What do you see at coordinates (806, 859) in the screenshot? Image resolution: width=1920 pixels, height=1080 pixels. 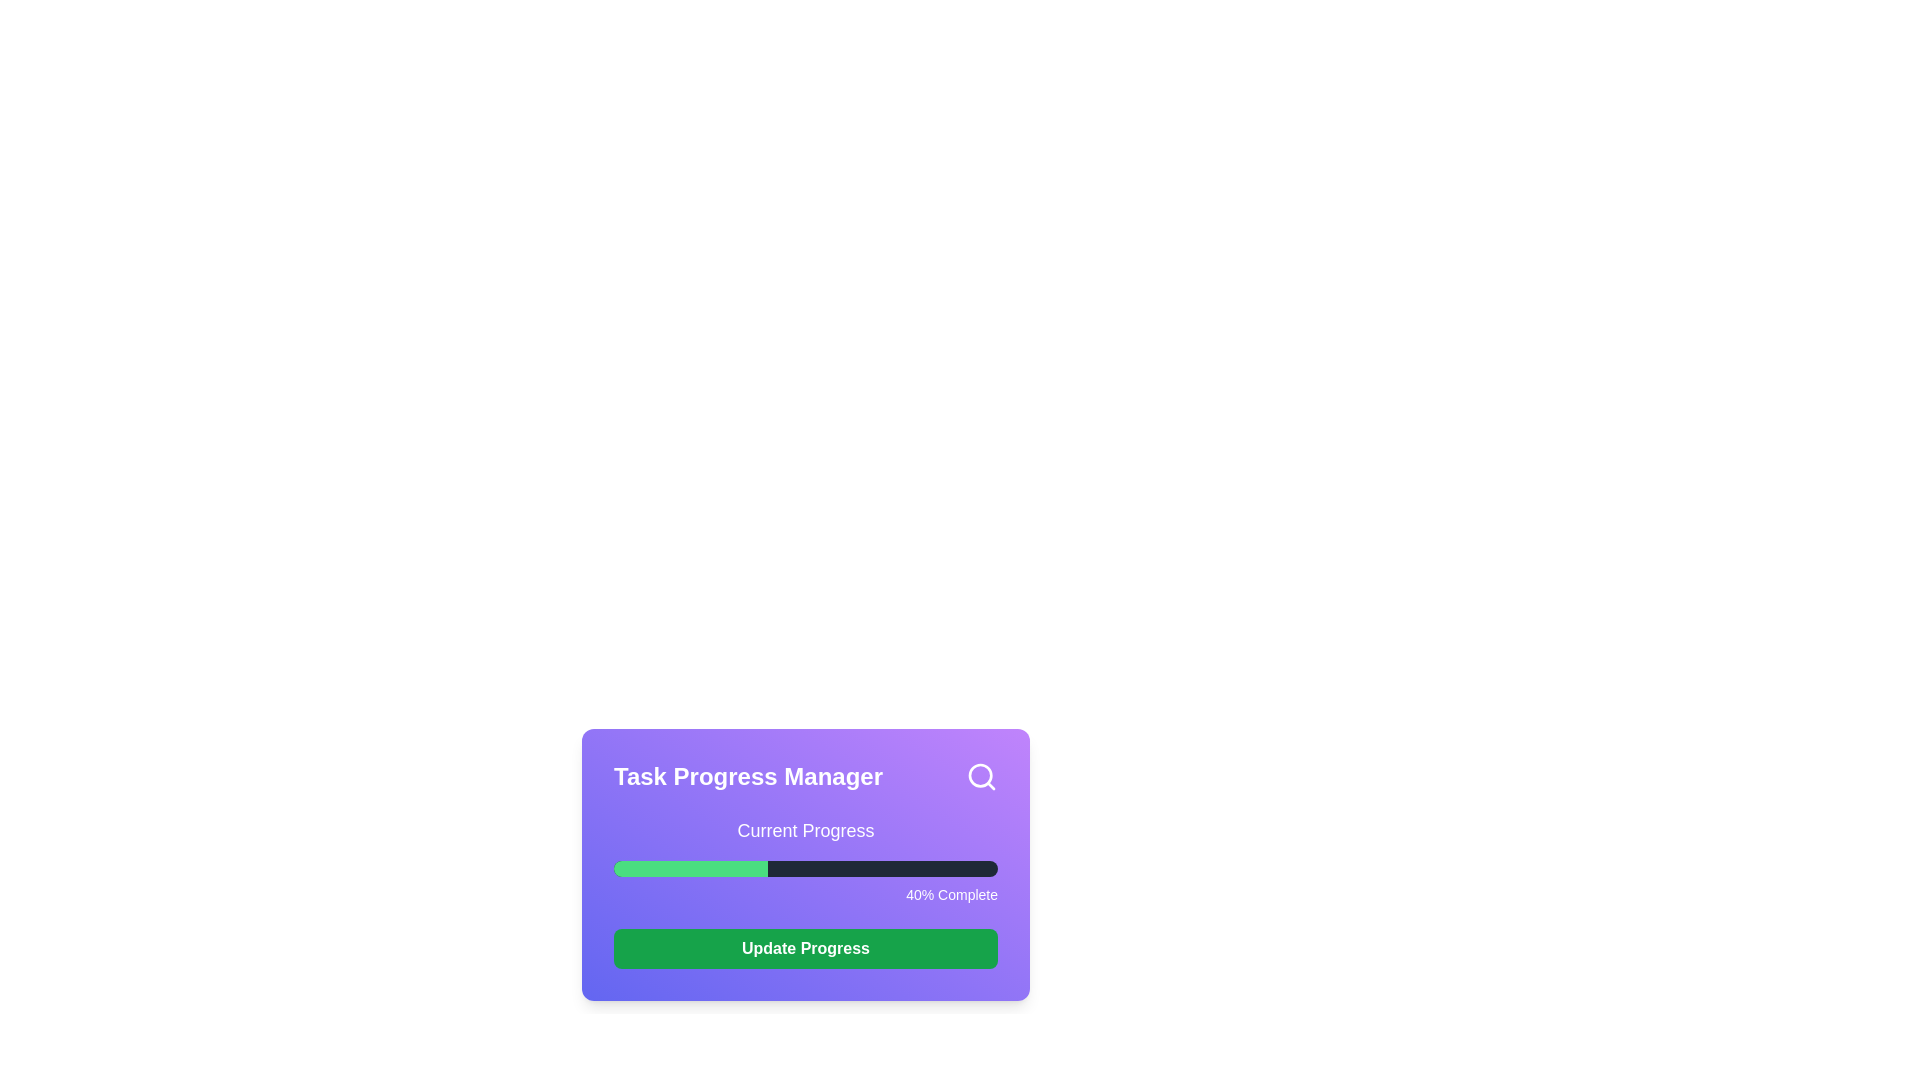 I see `the progress bar labeled 'Current Progress' which visually represents the task's completion with a green and gray segment, located in the 'Task Progress Manager'` at bounding box center [806, 859].